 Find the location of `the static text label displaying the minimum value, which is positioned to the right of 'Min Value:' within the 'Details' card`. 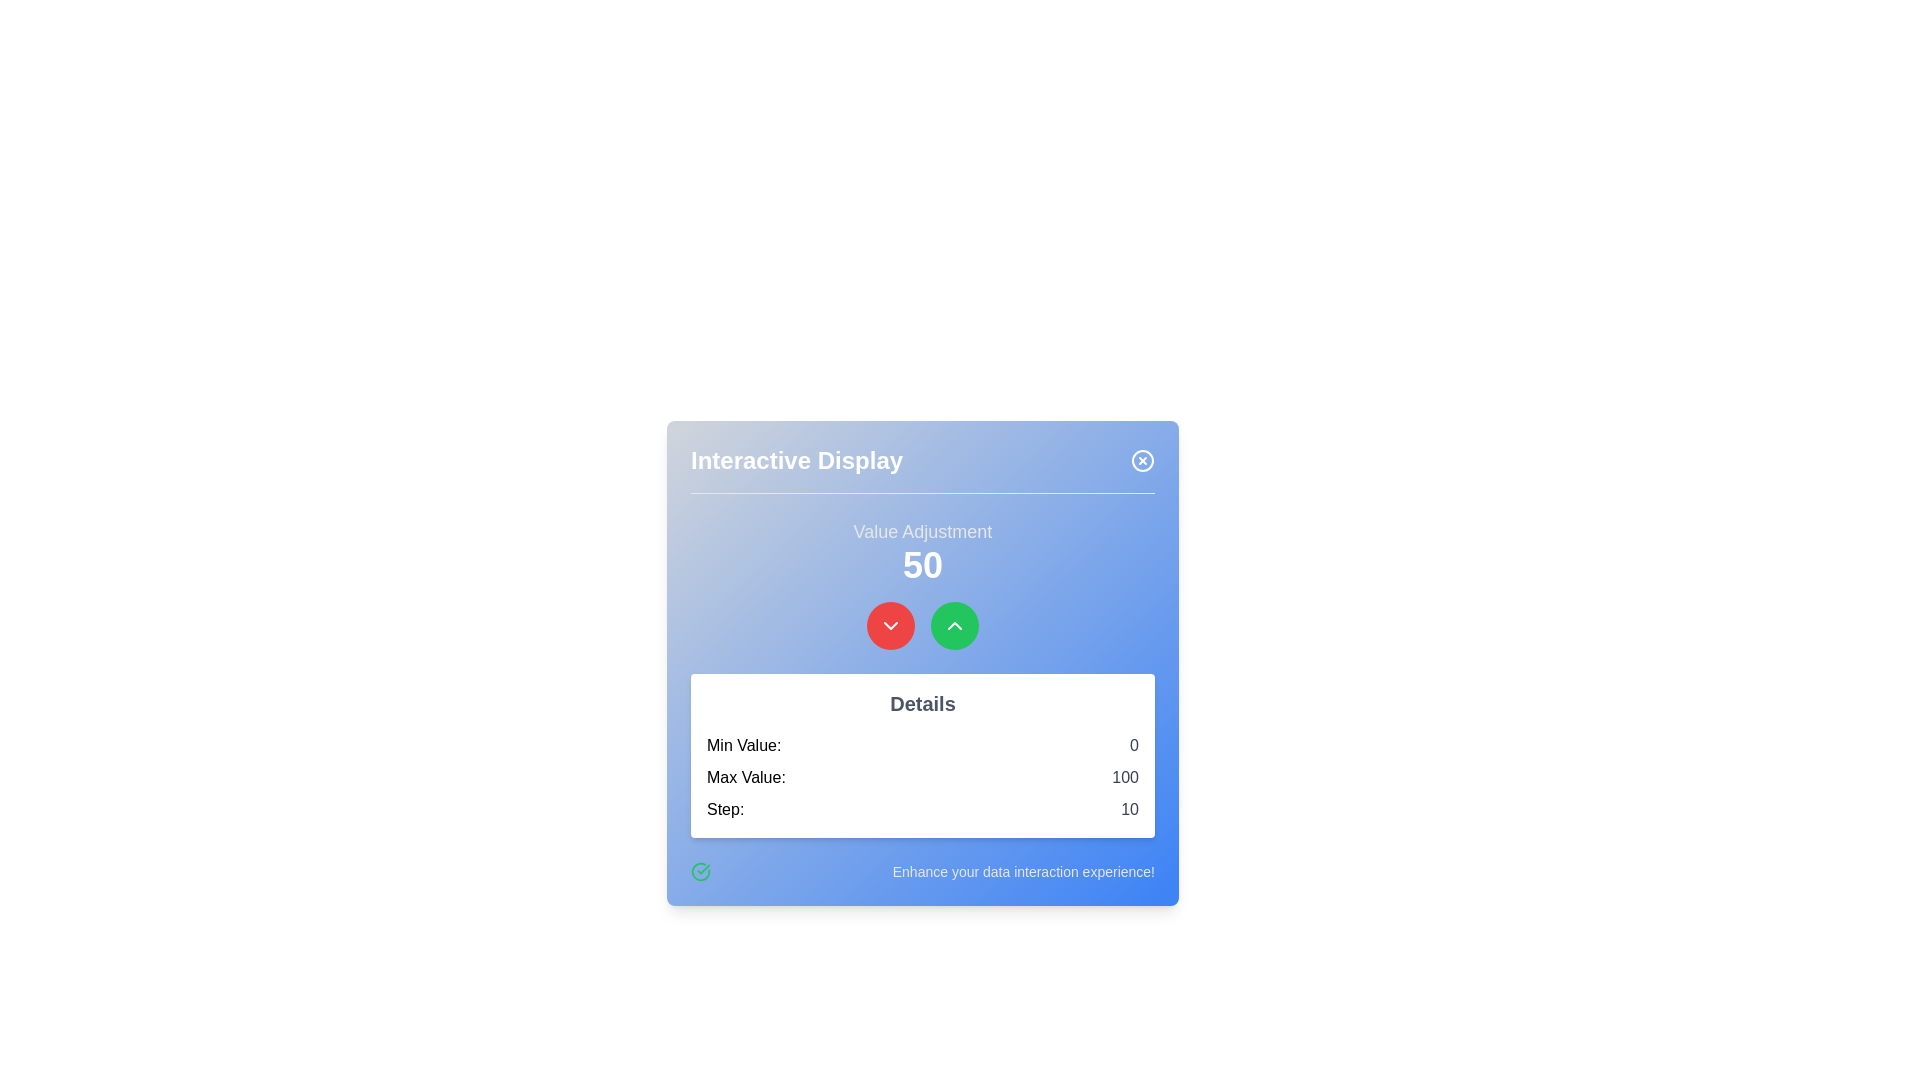

the static text label displaying the minimum value, which is positioned to the right of 'Min Value:' within the 'Details' card is located at coordinates (1134, 745).